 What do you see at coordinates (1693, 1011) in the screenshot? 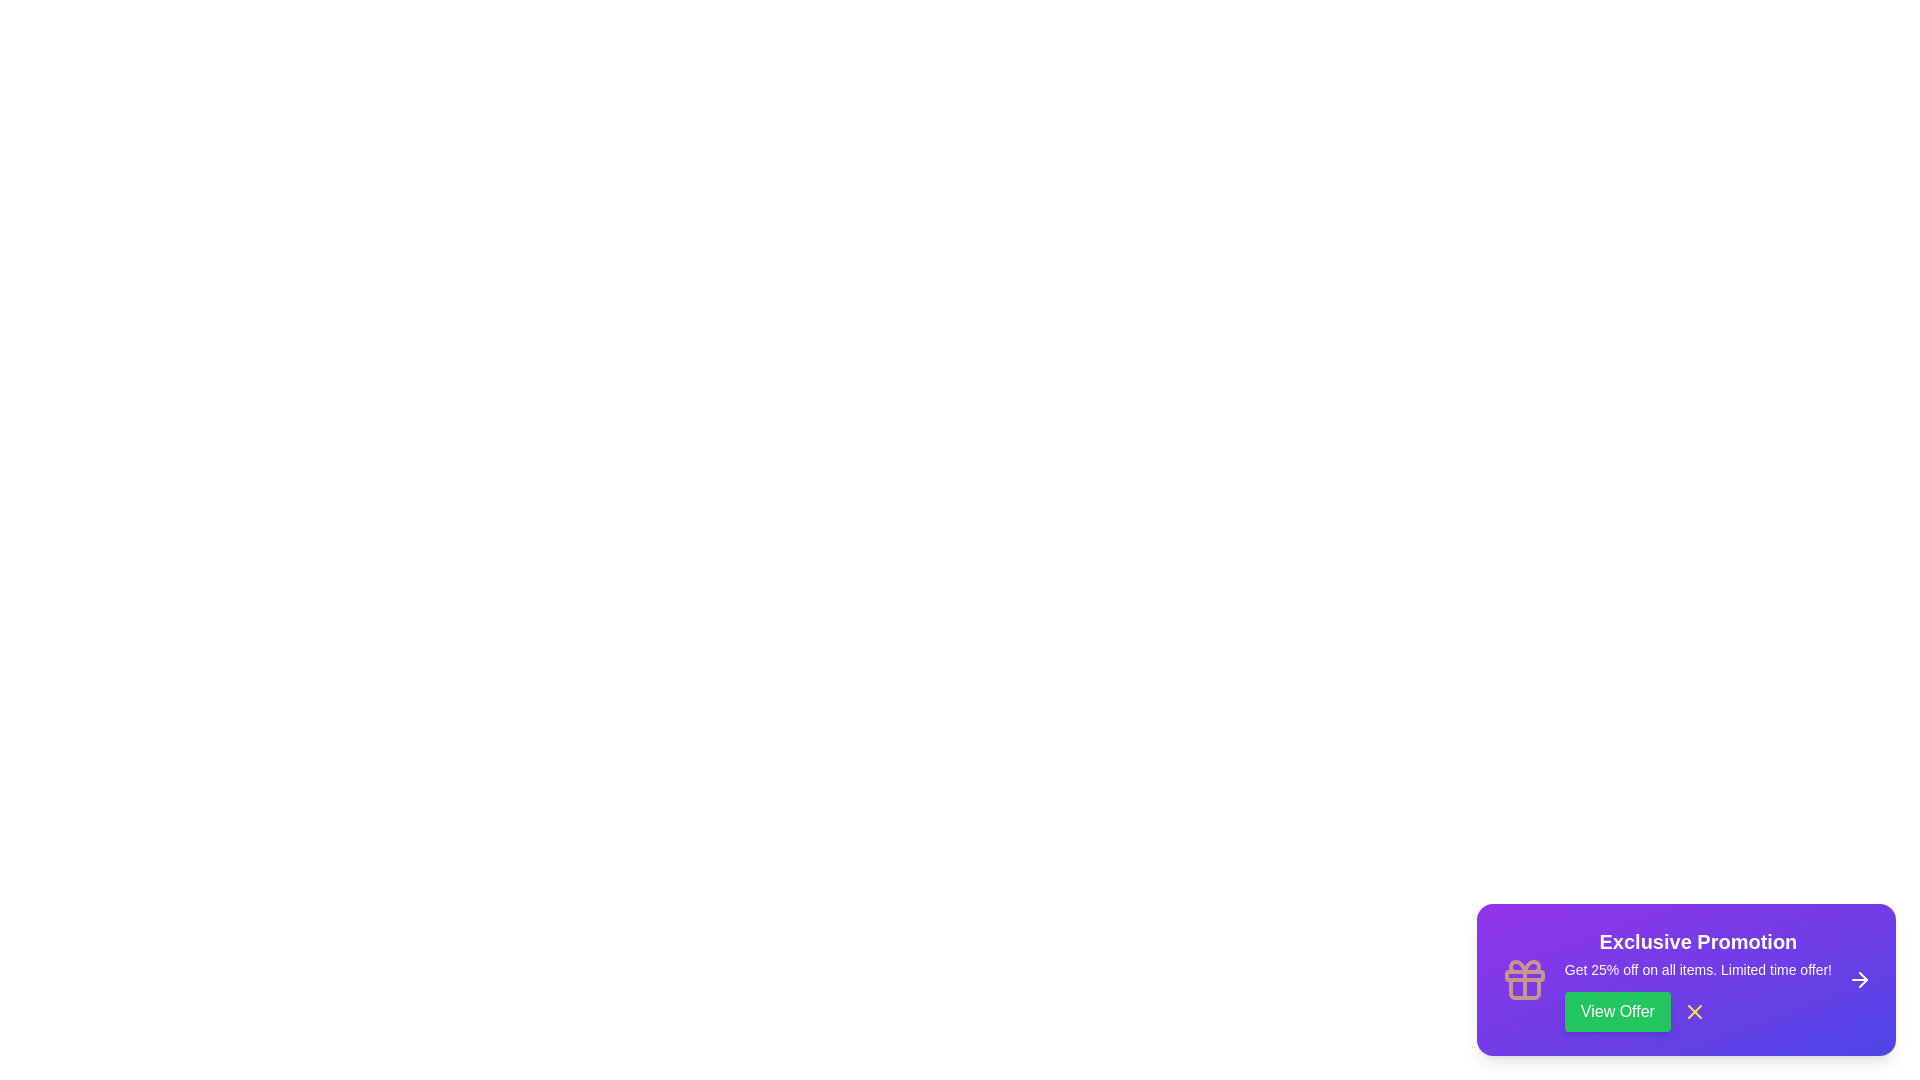
I see `the close button (X) to dismiss the snackbar` at bounding box center [1693, 1011].